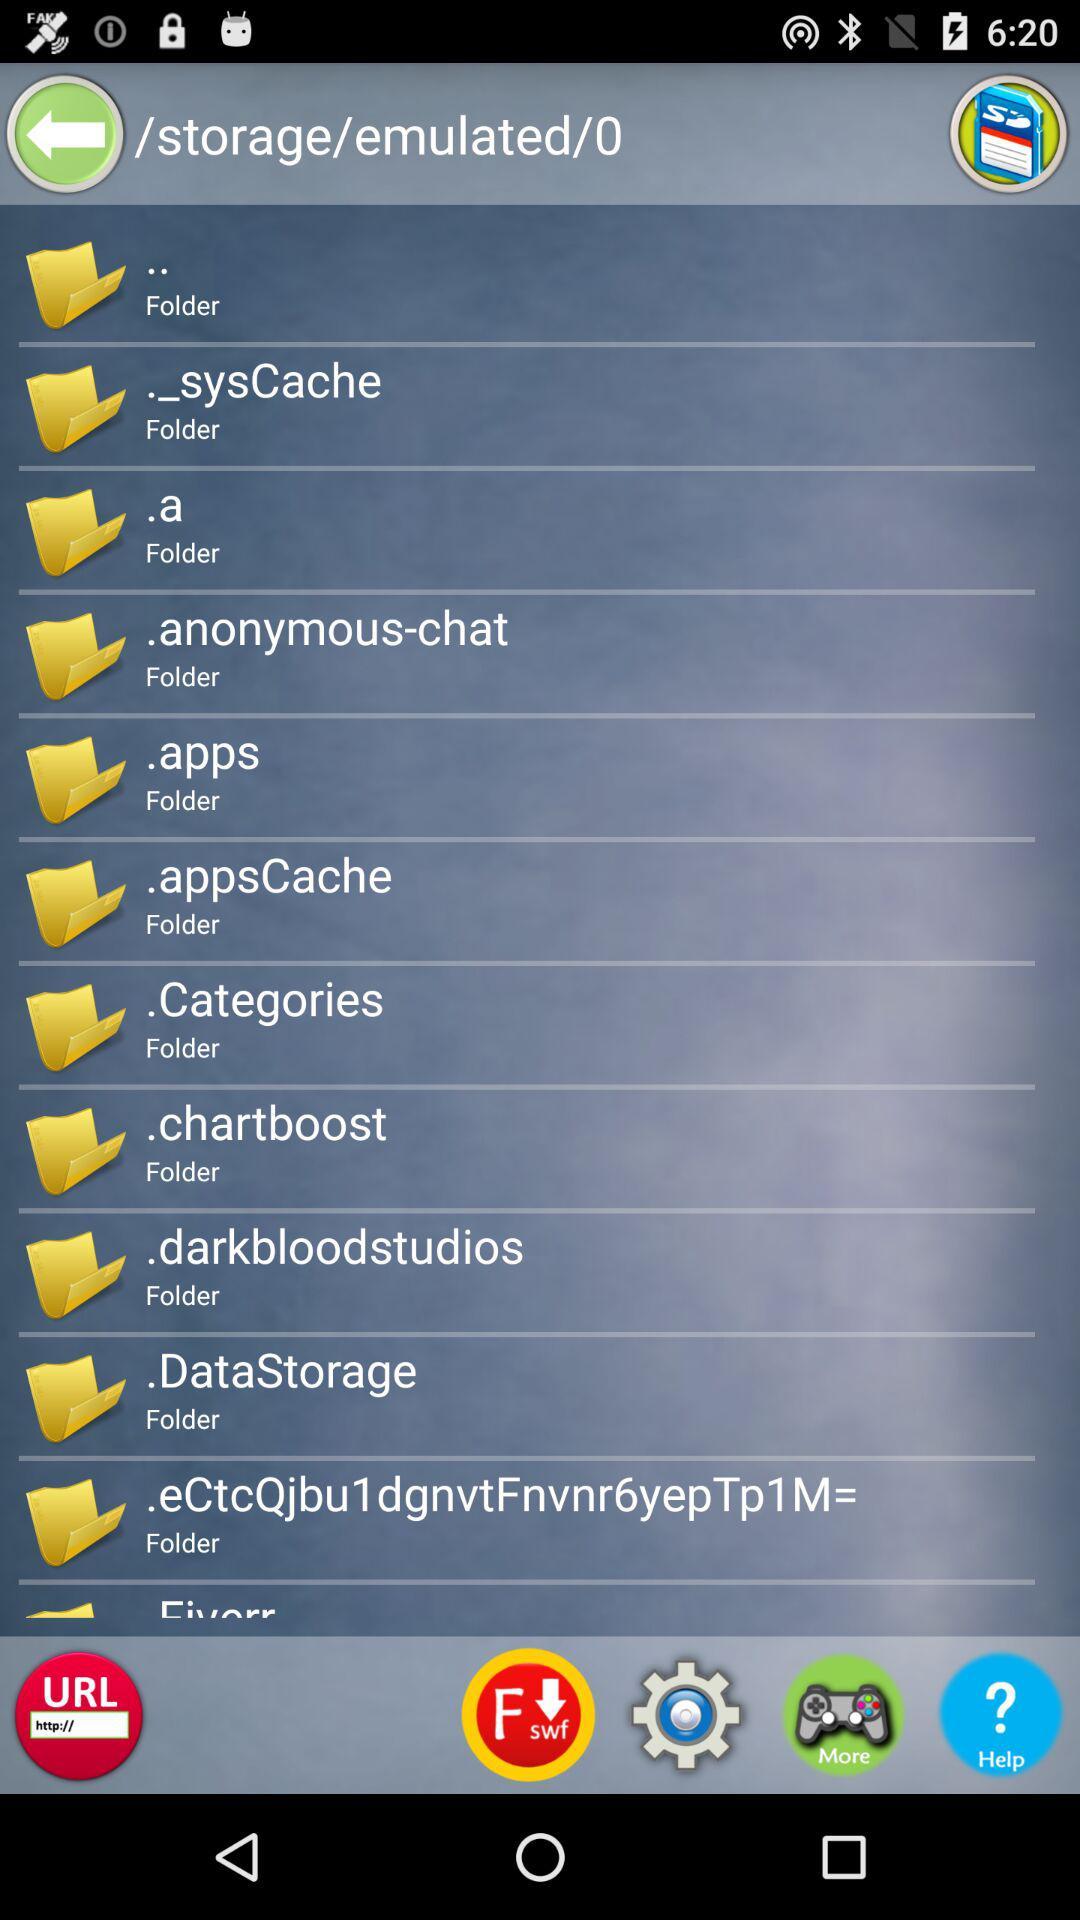 The image size is (1080, 1920). I want to click on the save icon, so click(1009, 142).